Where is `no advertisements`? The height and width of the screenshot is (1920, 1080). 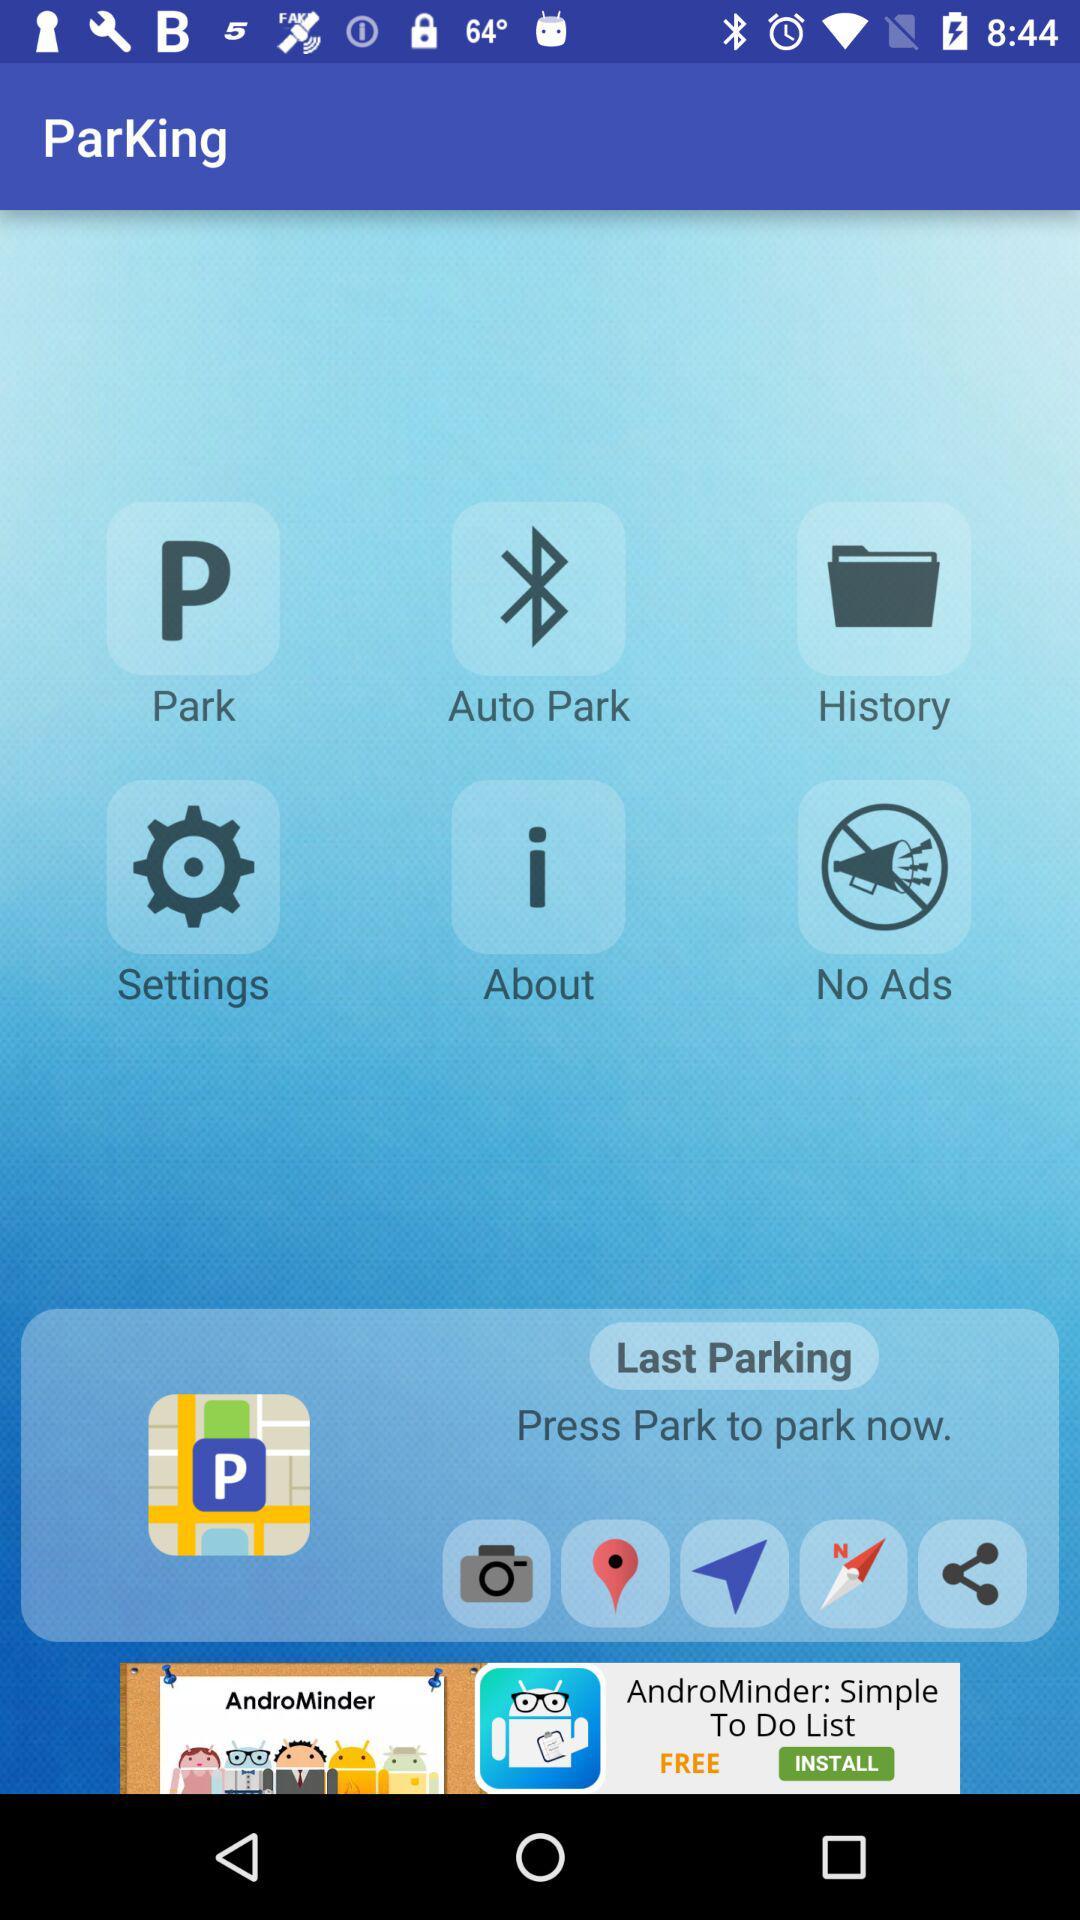
no advertisements is located at coordinates (883, 867).